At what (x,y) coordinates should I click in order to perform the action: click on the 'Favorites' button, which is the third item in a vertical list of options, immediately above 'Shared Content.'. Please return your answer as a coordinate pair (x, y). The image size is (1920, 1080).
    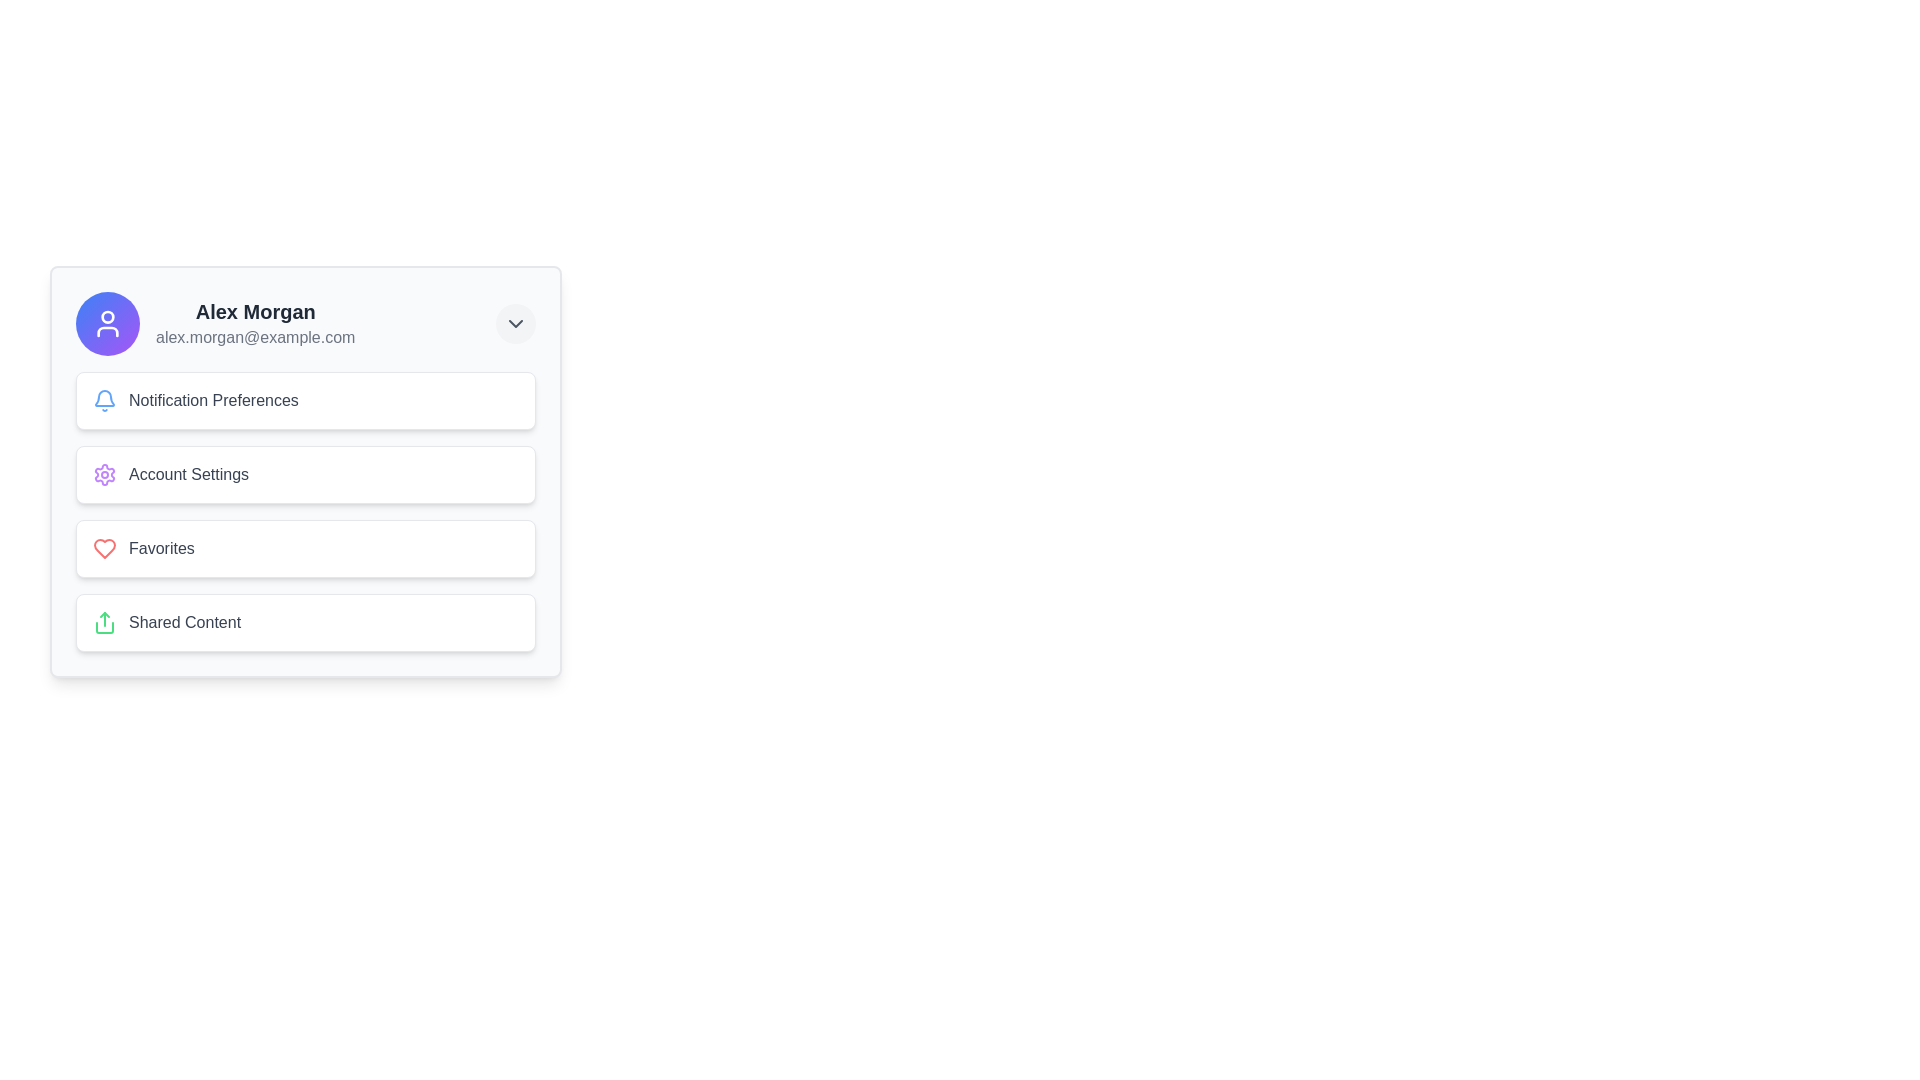
    Looking at the image, I should click on (305, 548).